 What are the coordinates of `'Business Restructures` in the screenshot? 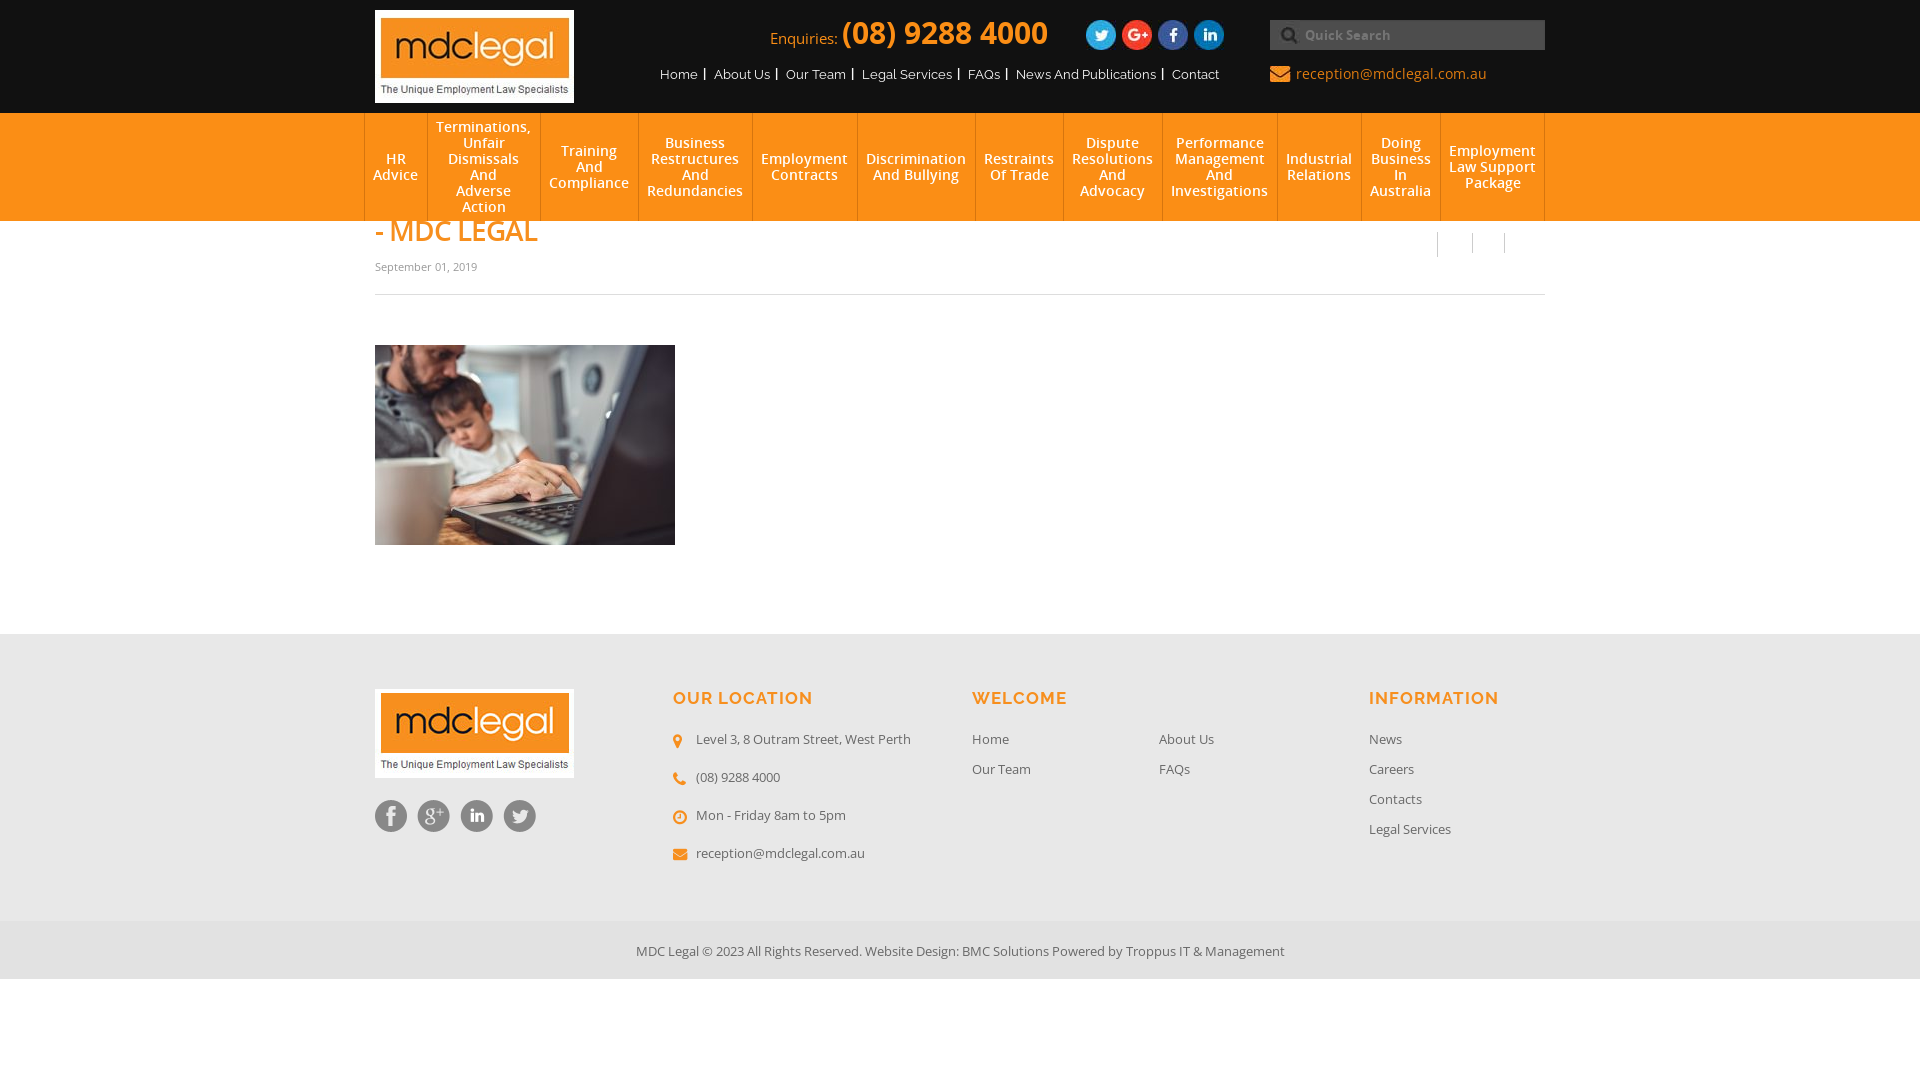 It's located at (695, 165).